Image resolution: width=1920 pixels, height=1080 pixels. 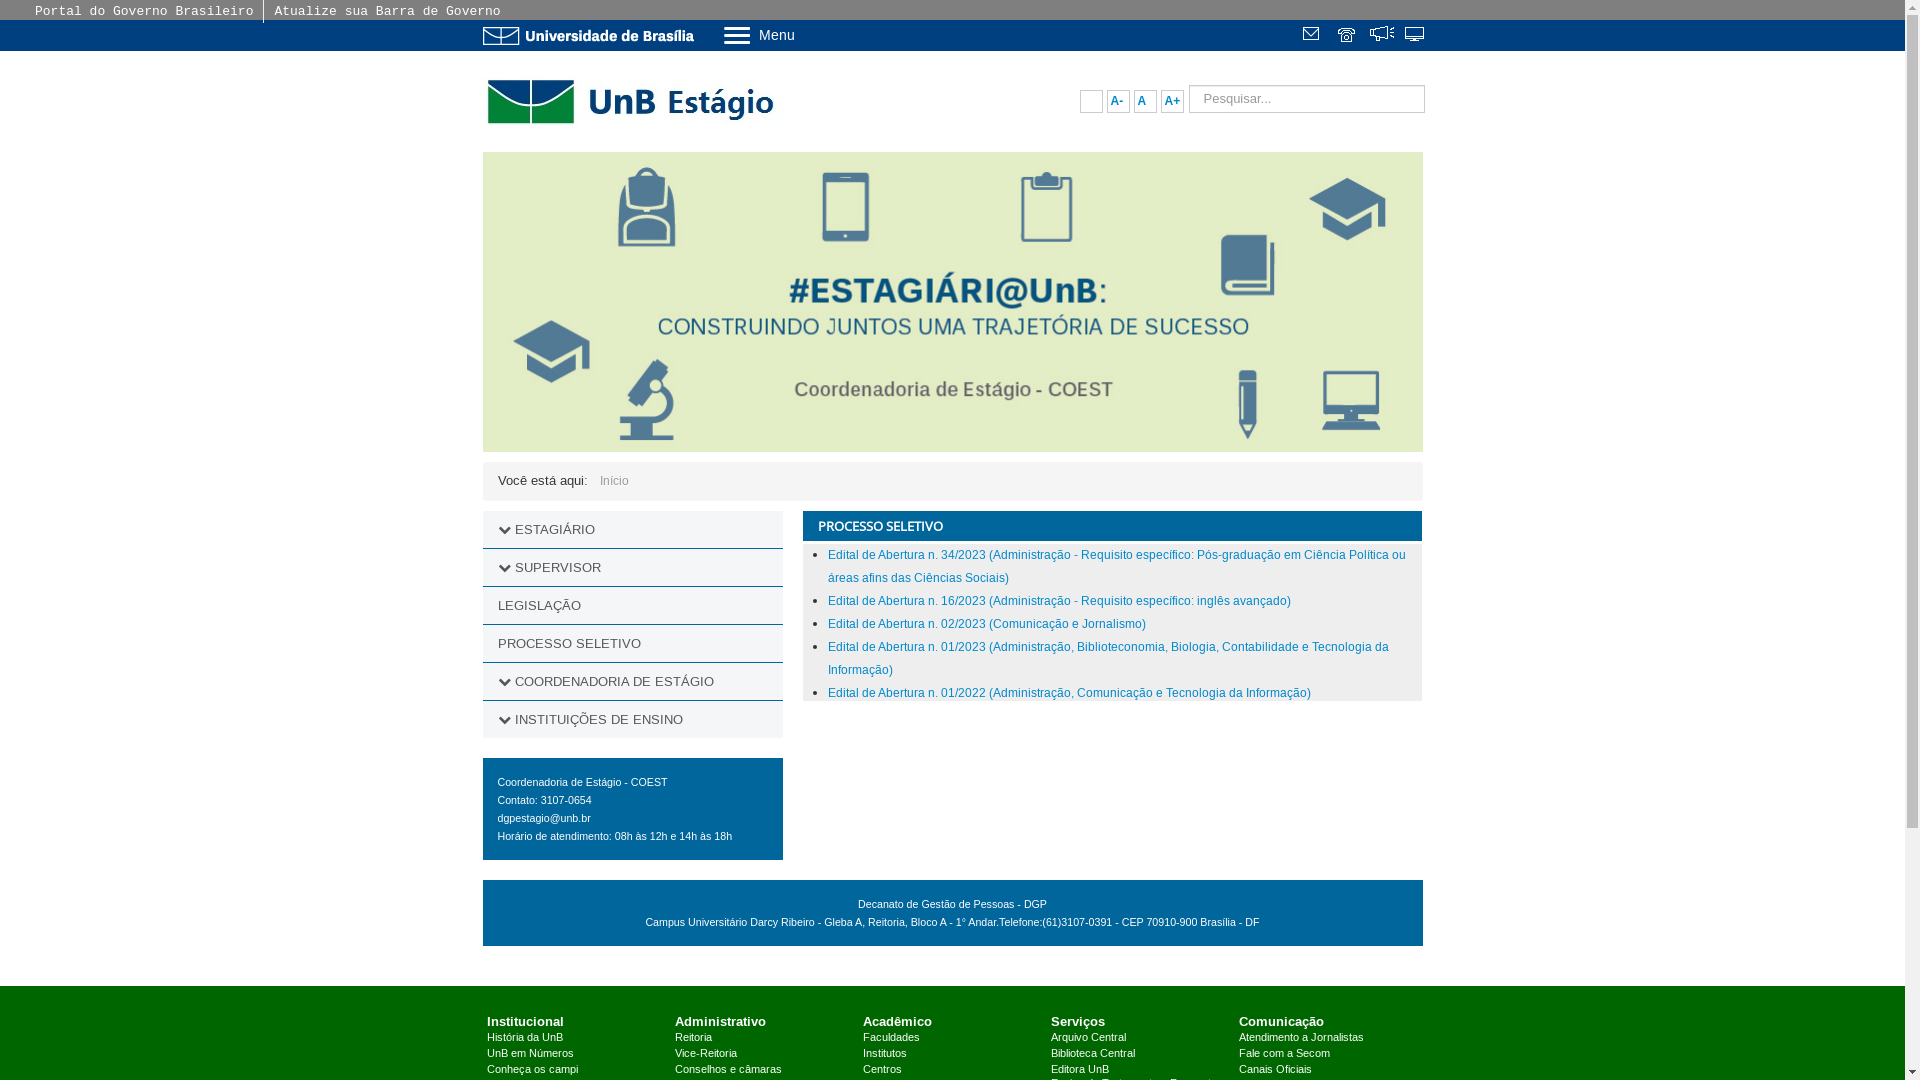 I want to click on 'Canais Oficiais', so click(x=1274, y=1068).